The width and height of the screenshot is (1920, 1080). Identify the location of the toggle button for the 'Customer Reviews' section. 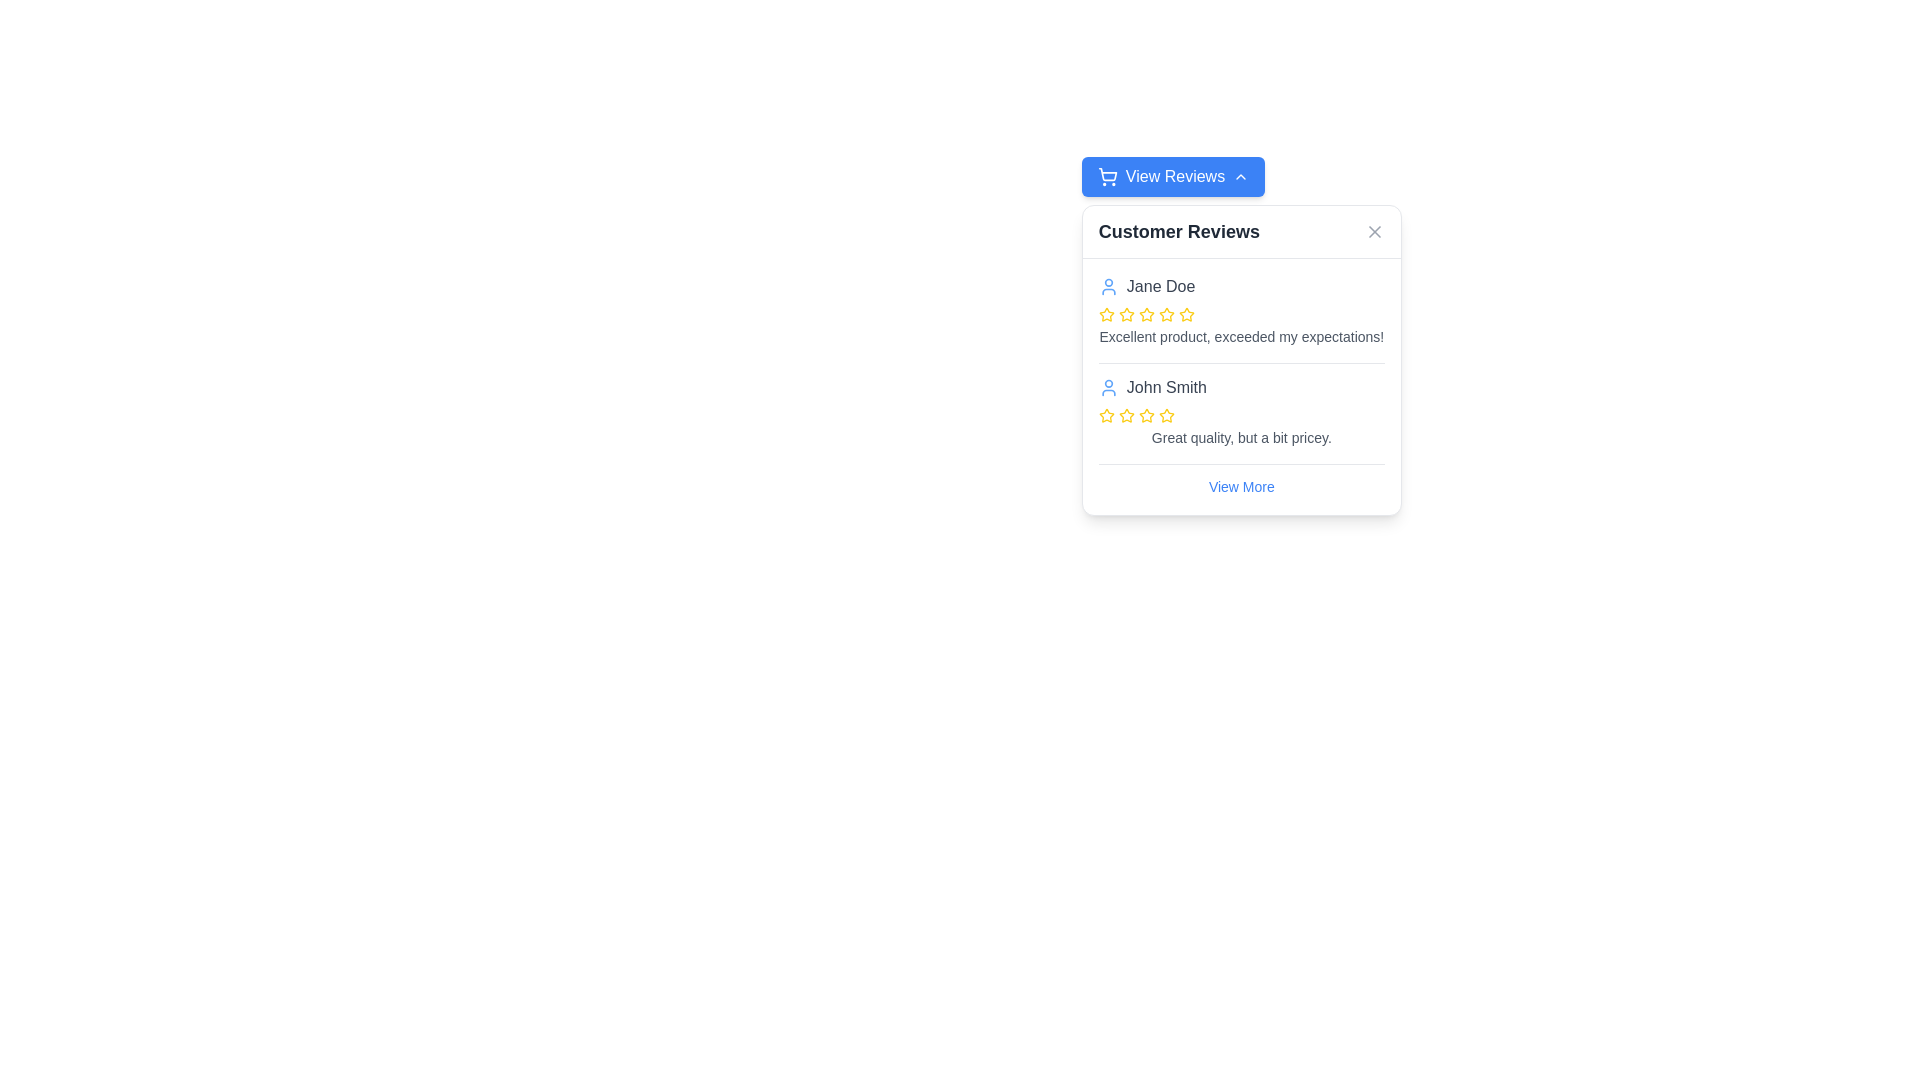
(1173, 176).